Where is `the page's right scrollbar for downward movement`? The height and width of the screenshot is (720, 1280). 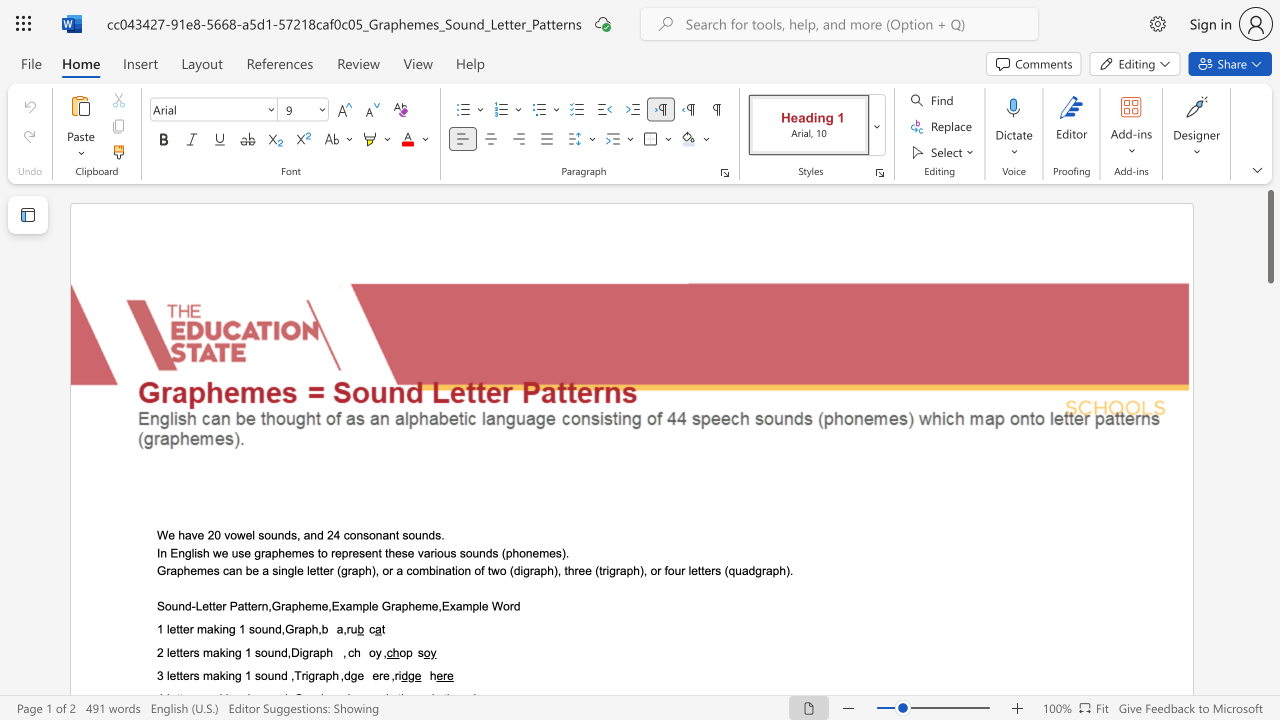 the page's right scrollbar for downward movement is located at coordinates (1269, 580).